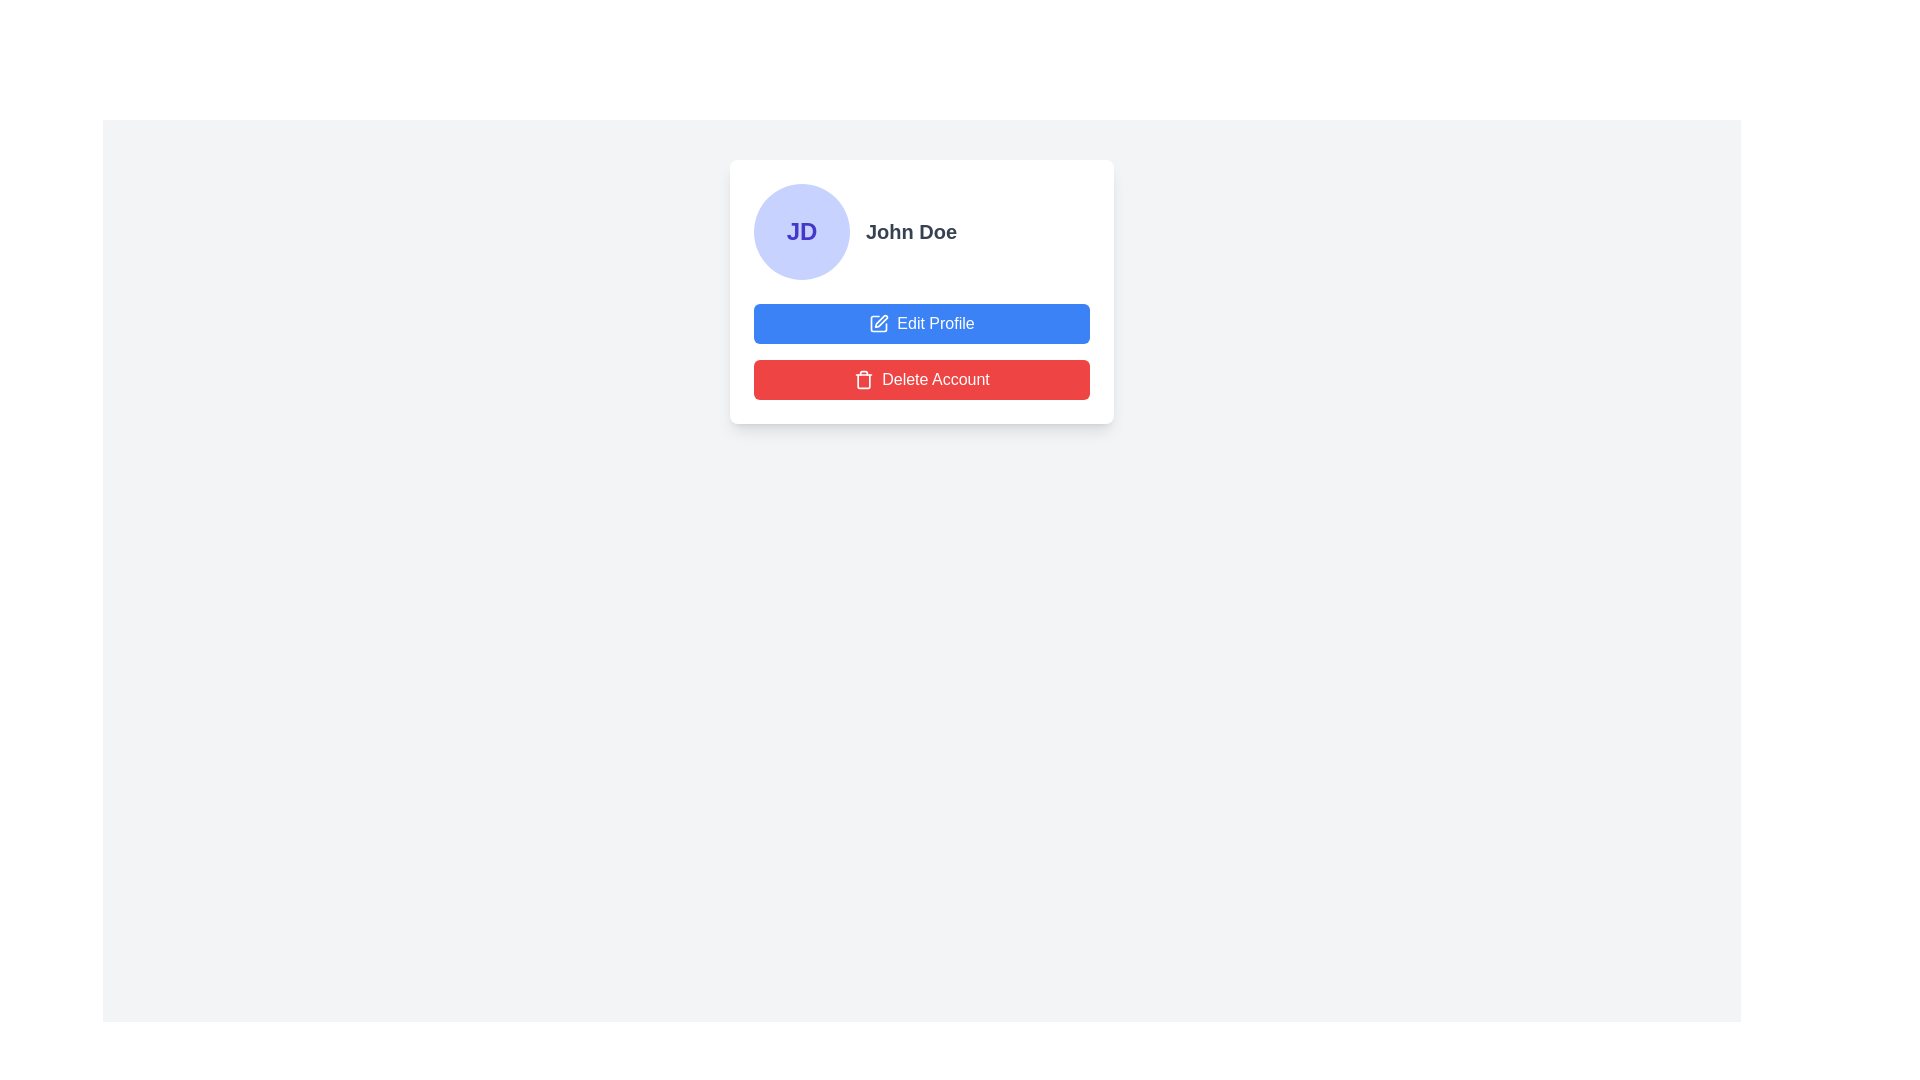 This screenshot has width=1920, height=1080. What do you see at coordinates (879, 323) in the screenshot?
I see `the icon depicting a pen inside a square, which is located within the blue button labeled 'Edit Profile'` at bounding box center [879, 323].